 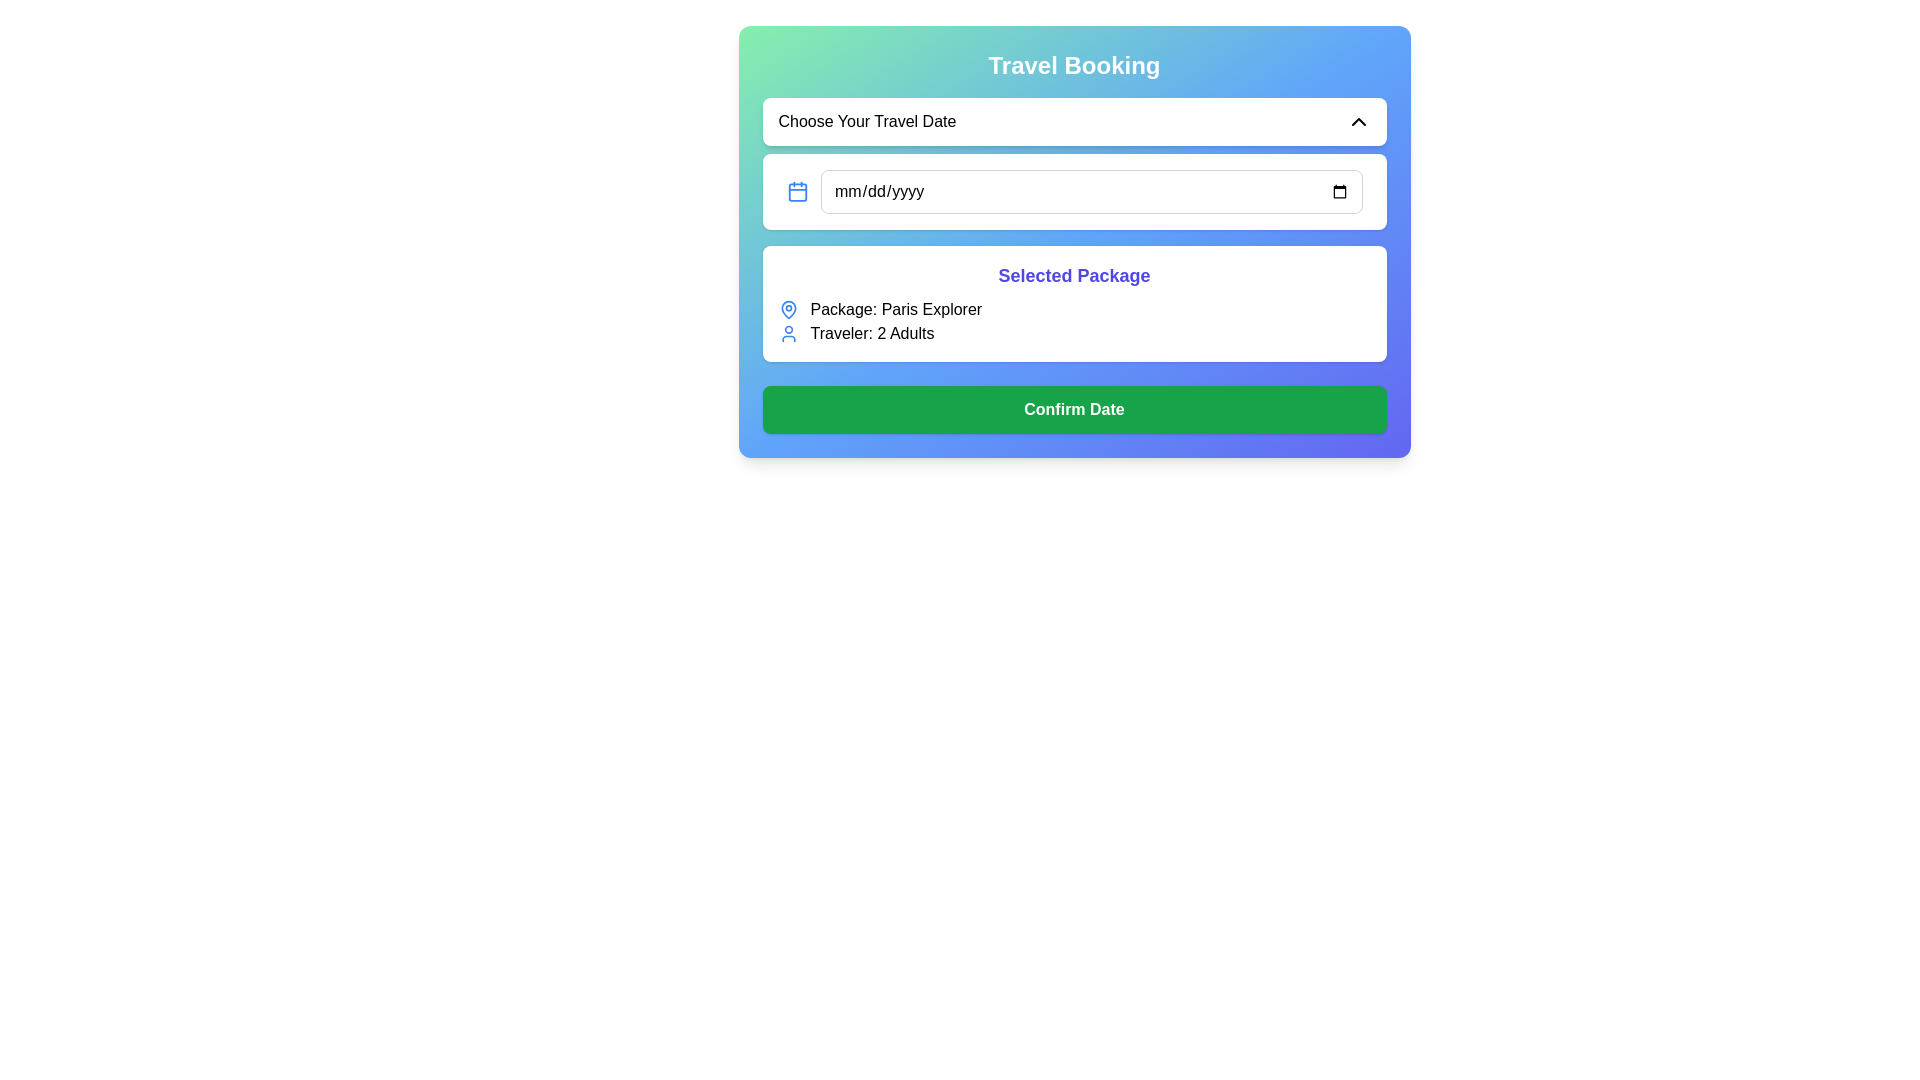 What do you see at coordinates (787, 333) in the screenshot?
I see `the icon representing the traveler category, located to the left of the text 'Traveler: 2 Adults'` at bounding box center [787, 333].